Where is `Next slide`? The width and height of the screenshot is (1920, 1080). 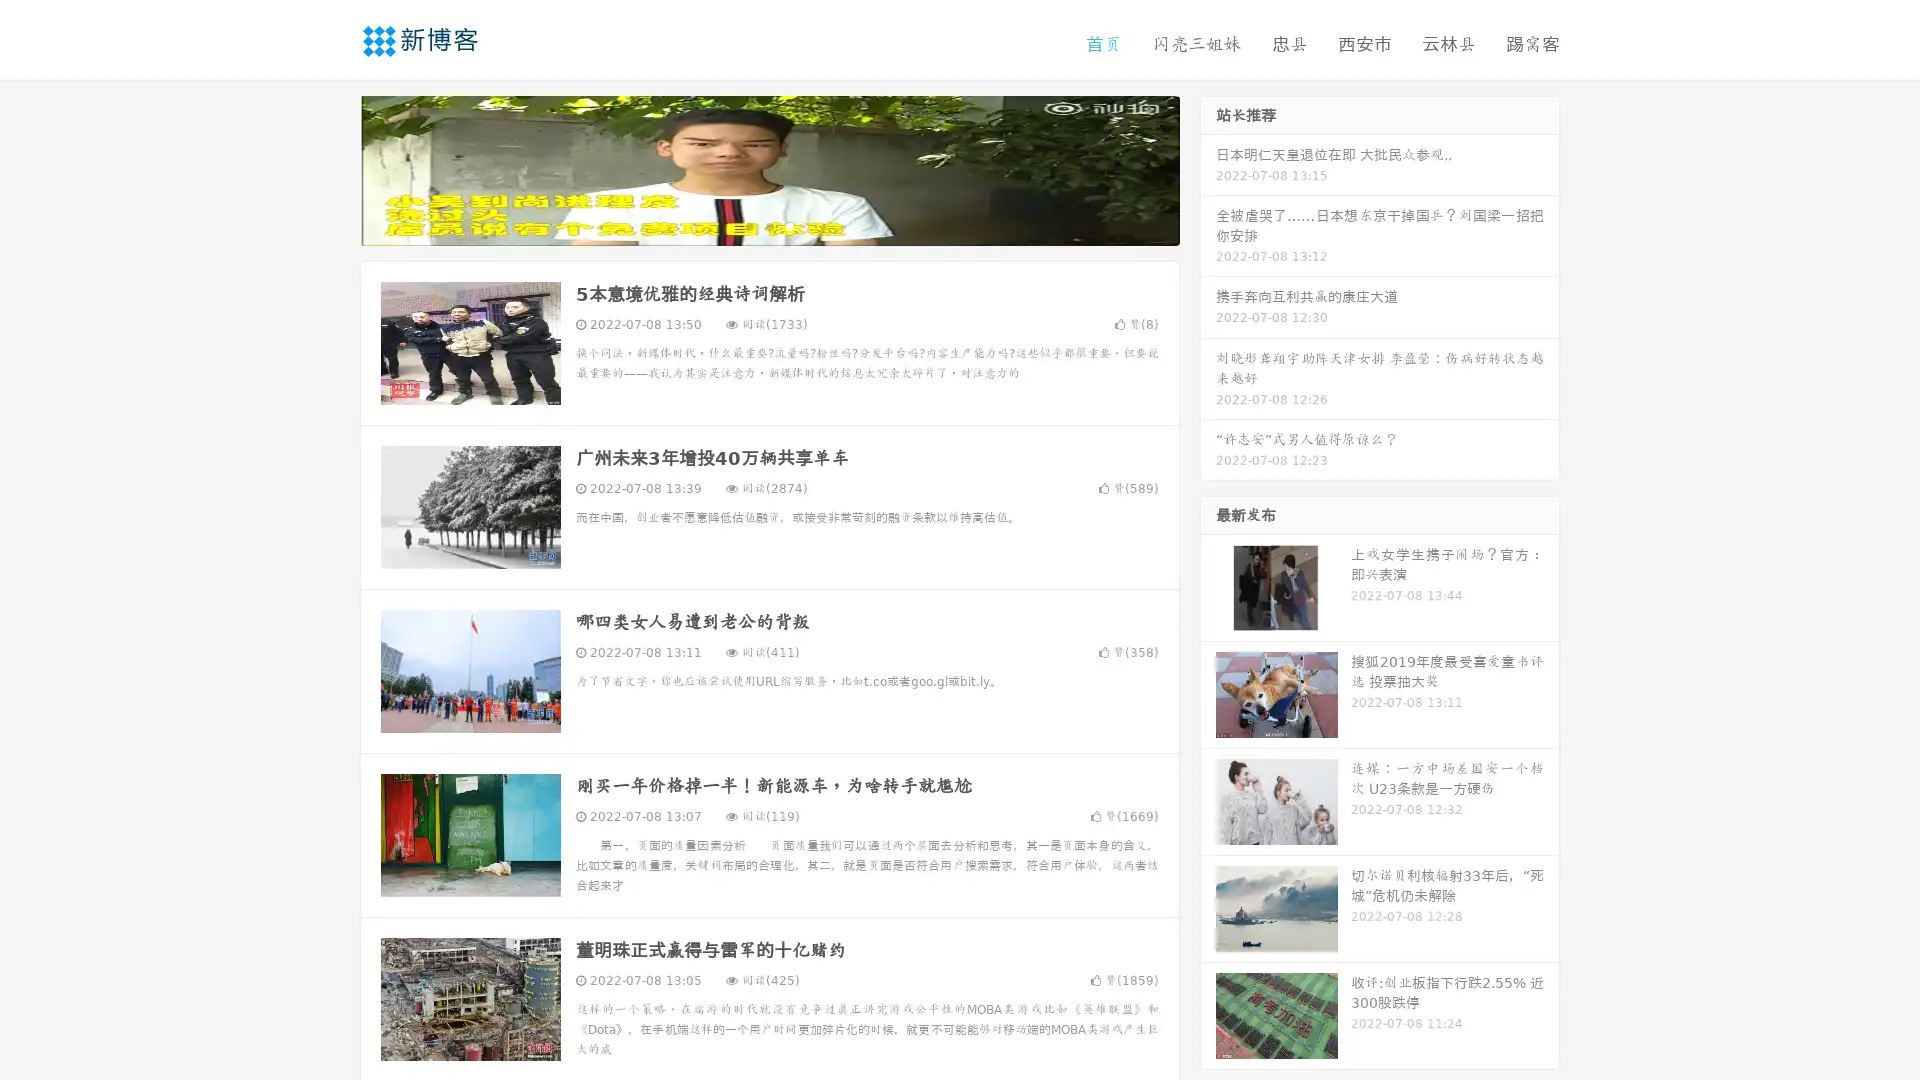 Next slide is located at coordinates (1208, 168).